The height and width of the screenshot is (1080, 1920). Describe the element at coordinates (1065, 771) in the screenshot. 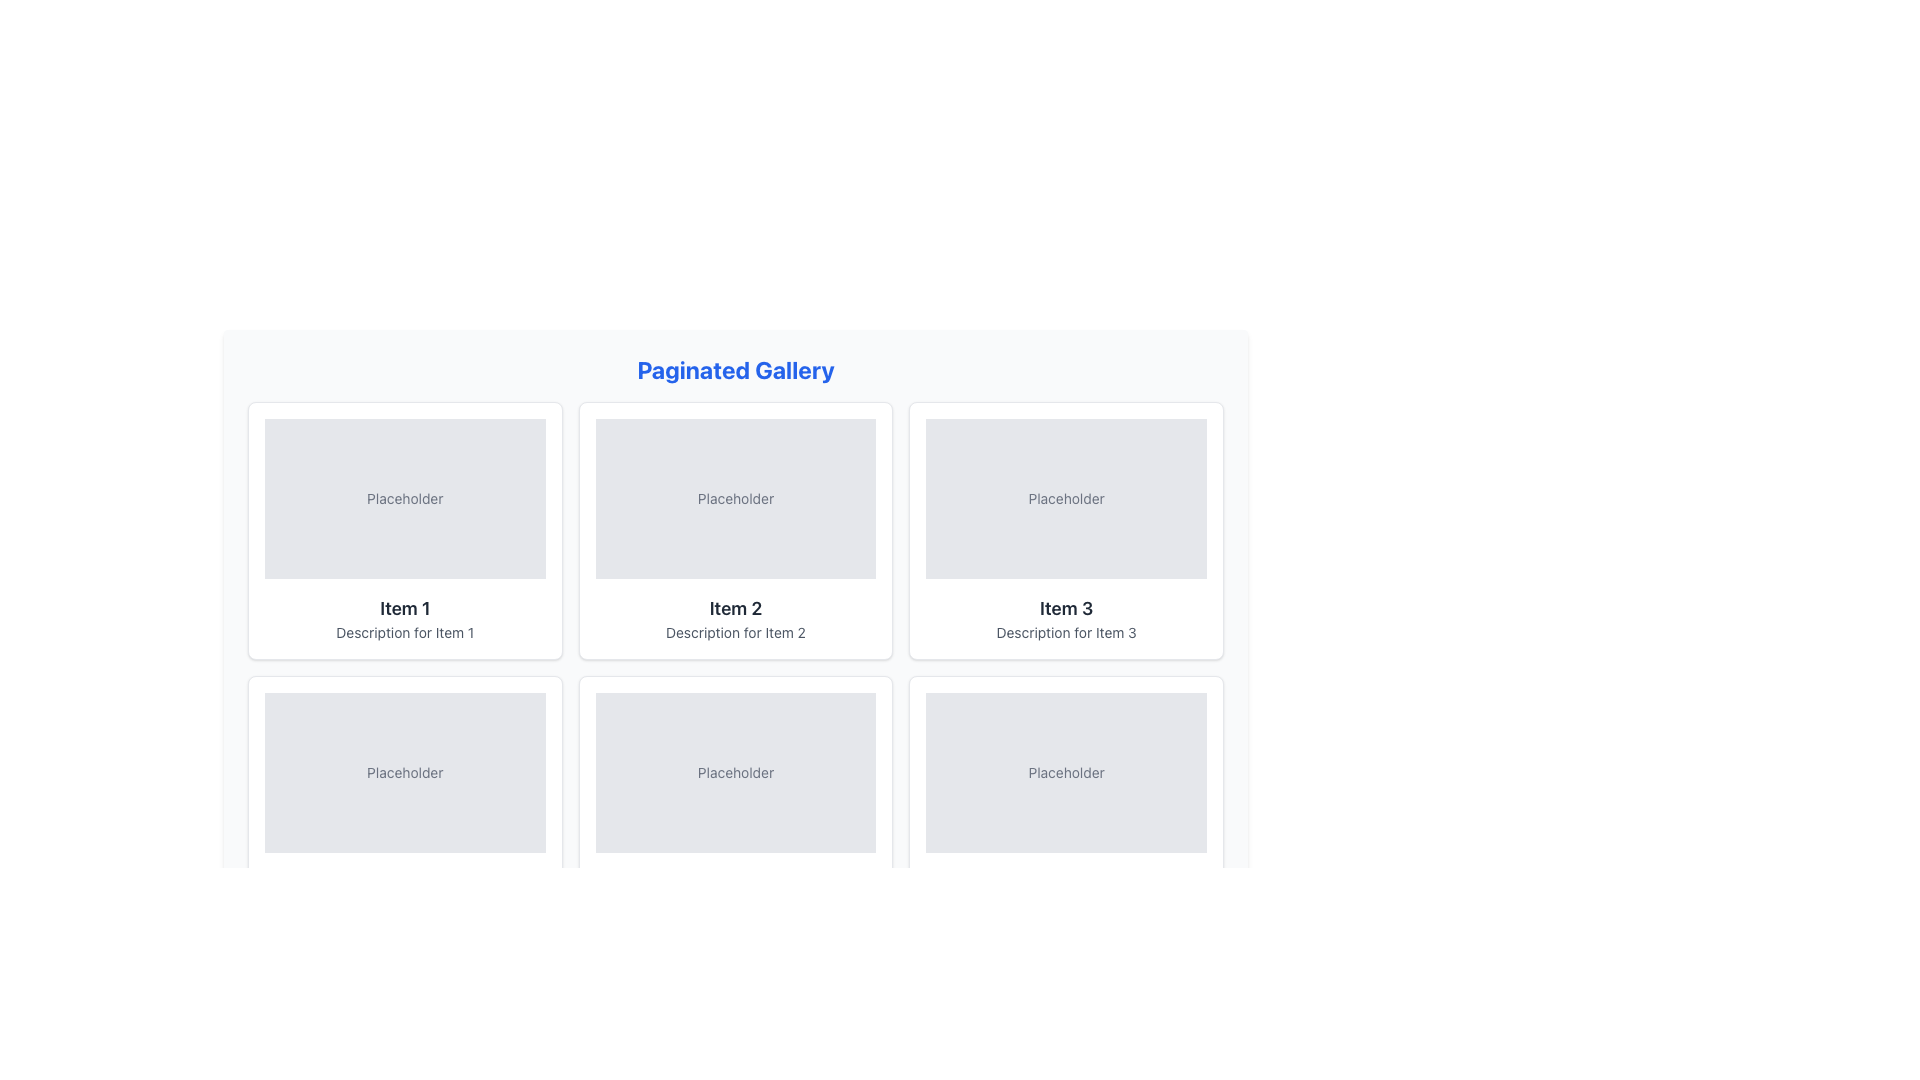

I see `the text component displaying 'Placeholder' in a small gray font located in the bottom-right card of the grid layout` at that location.